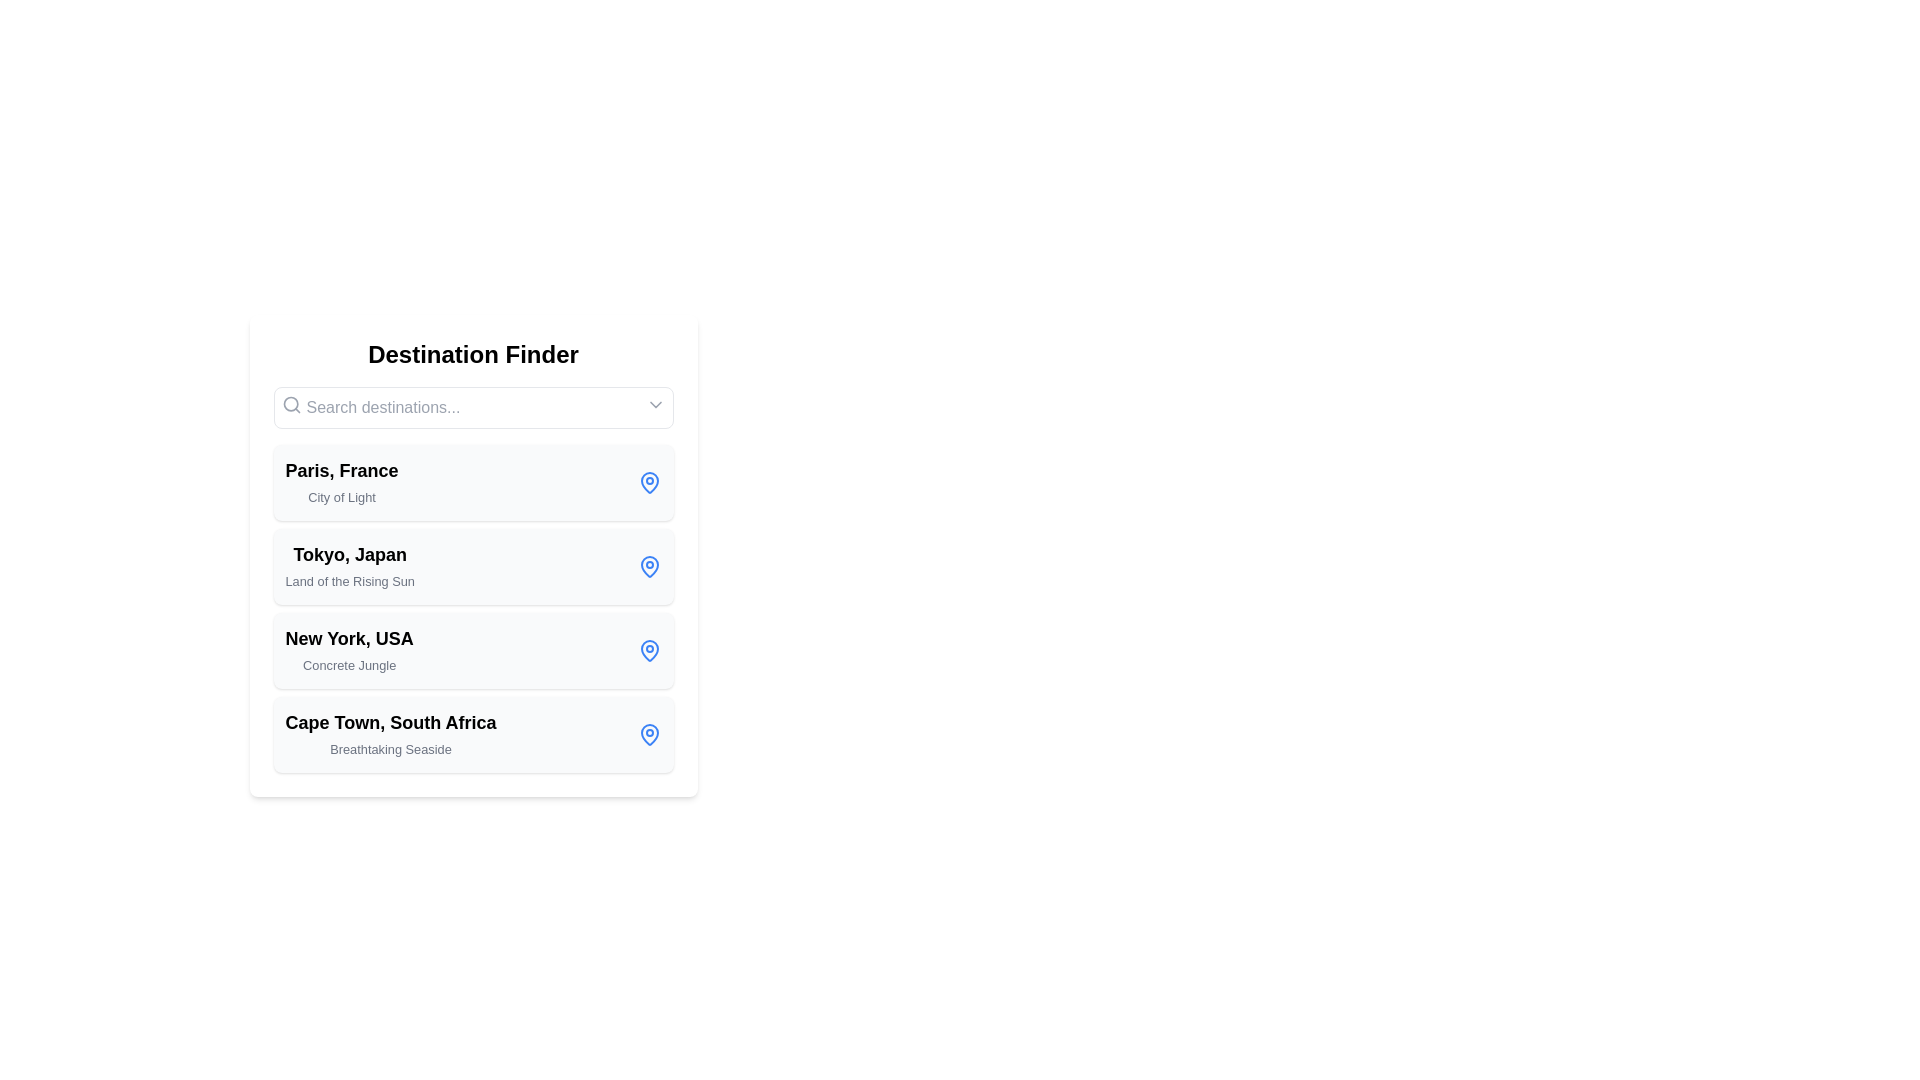  Describe the element at coordinates (655, 405) in the screenshot. I see `the downward arrow icon located to the right of the rectangular search input field` at that location.